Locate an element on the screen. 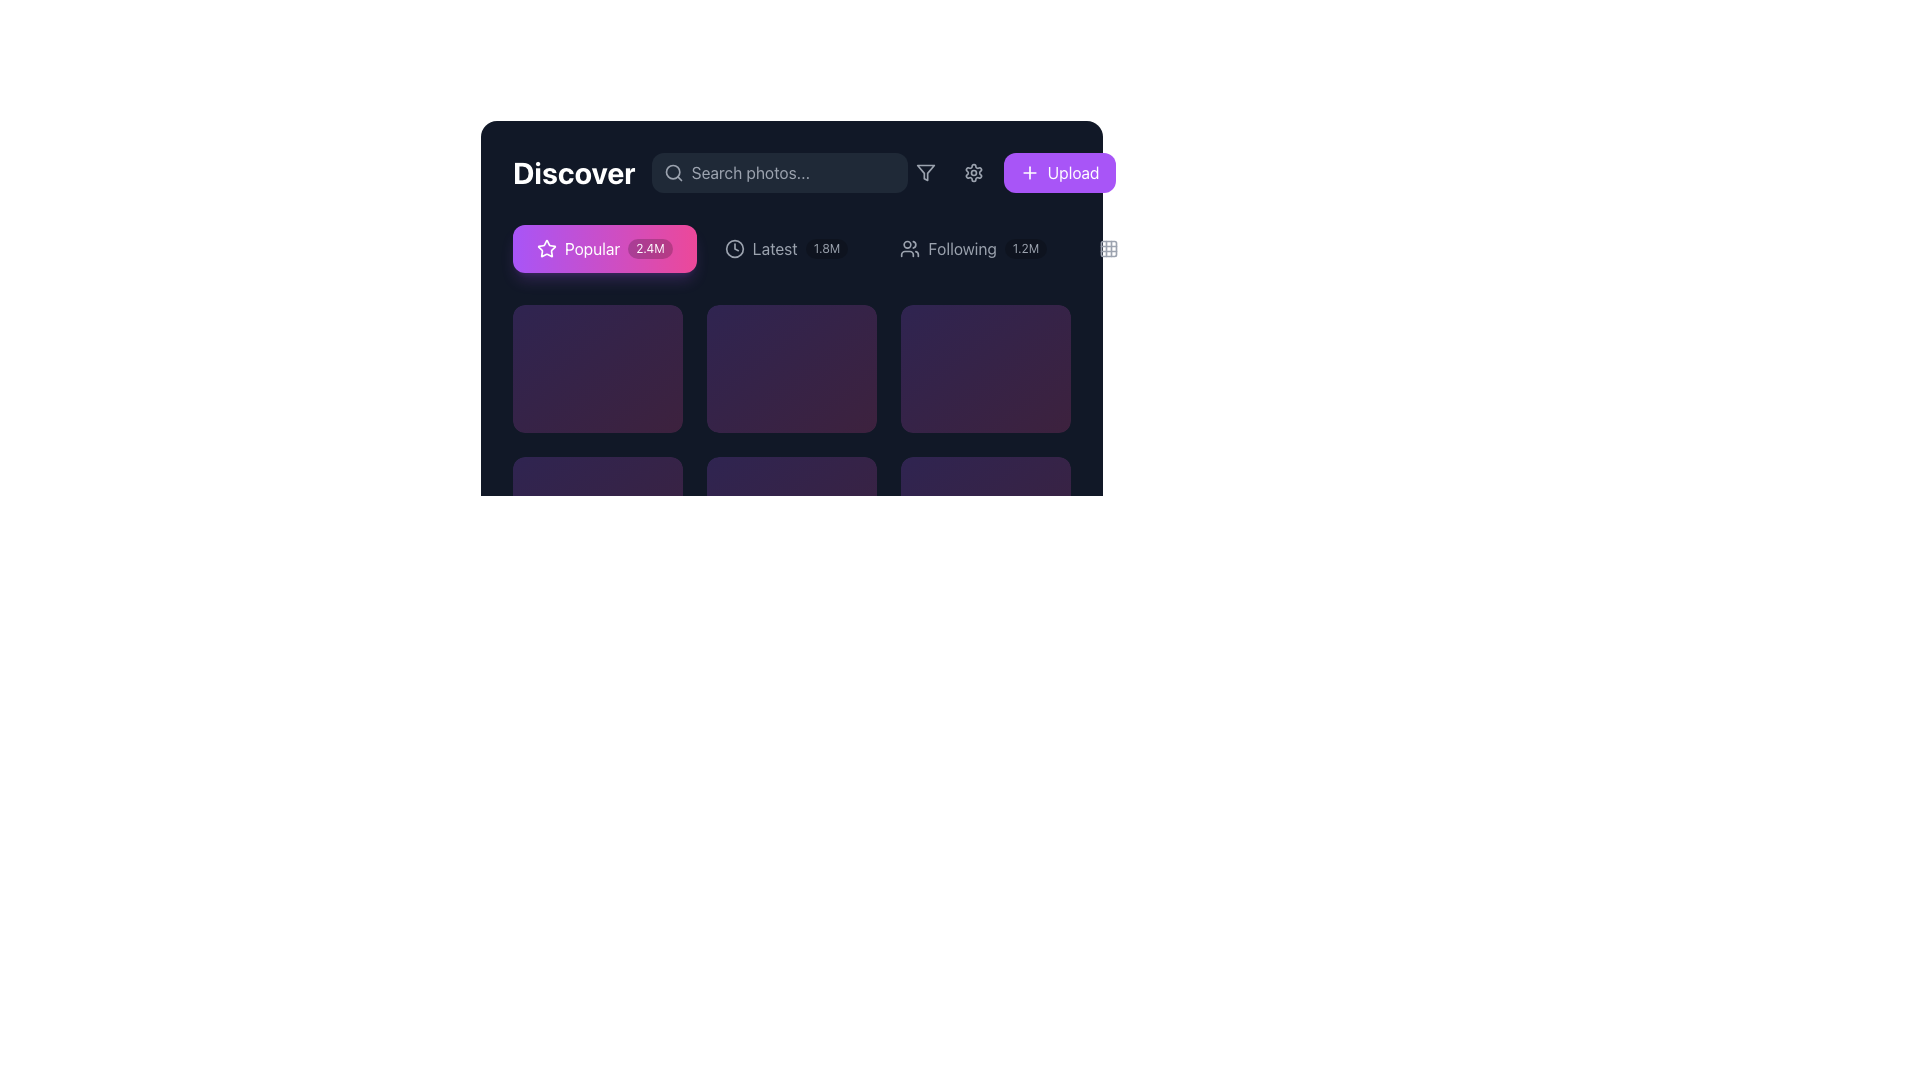  value displayed in the text label containing '2.4M', which is styled with a small rounded box and is located within the 'Popular' button is located at coordinates (650, 248).